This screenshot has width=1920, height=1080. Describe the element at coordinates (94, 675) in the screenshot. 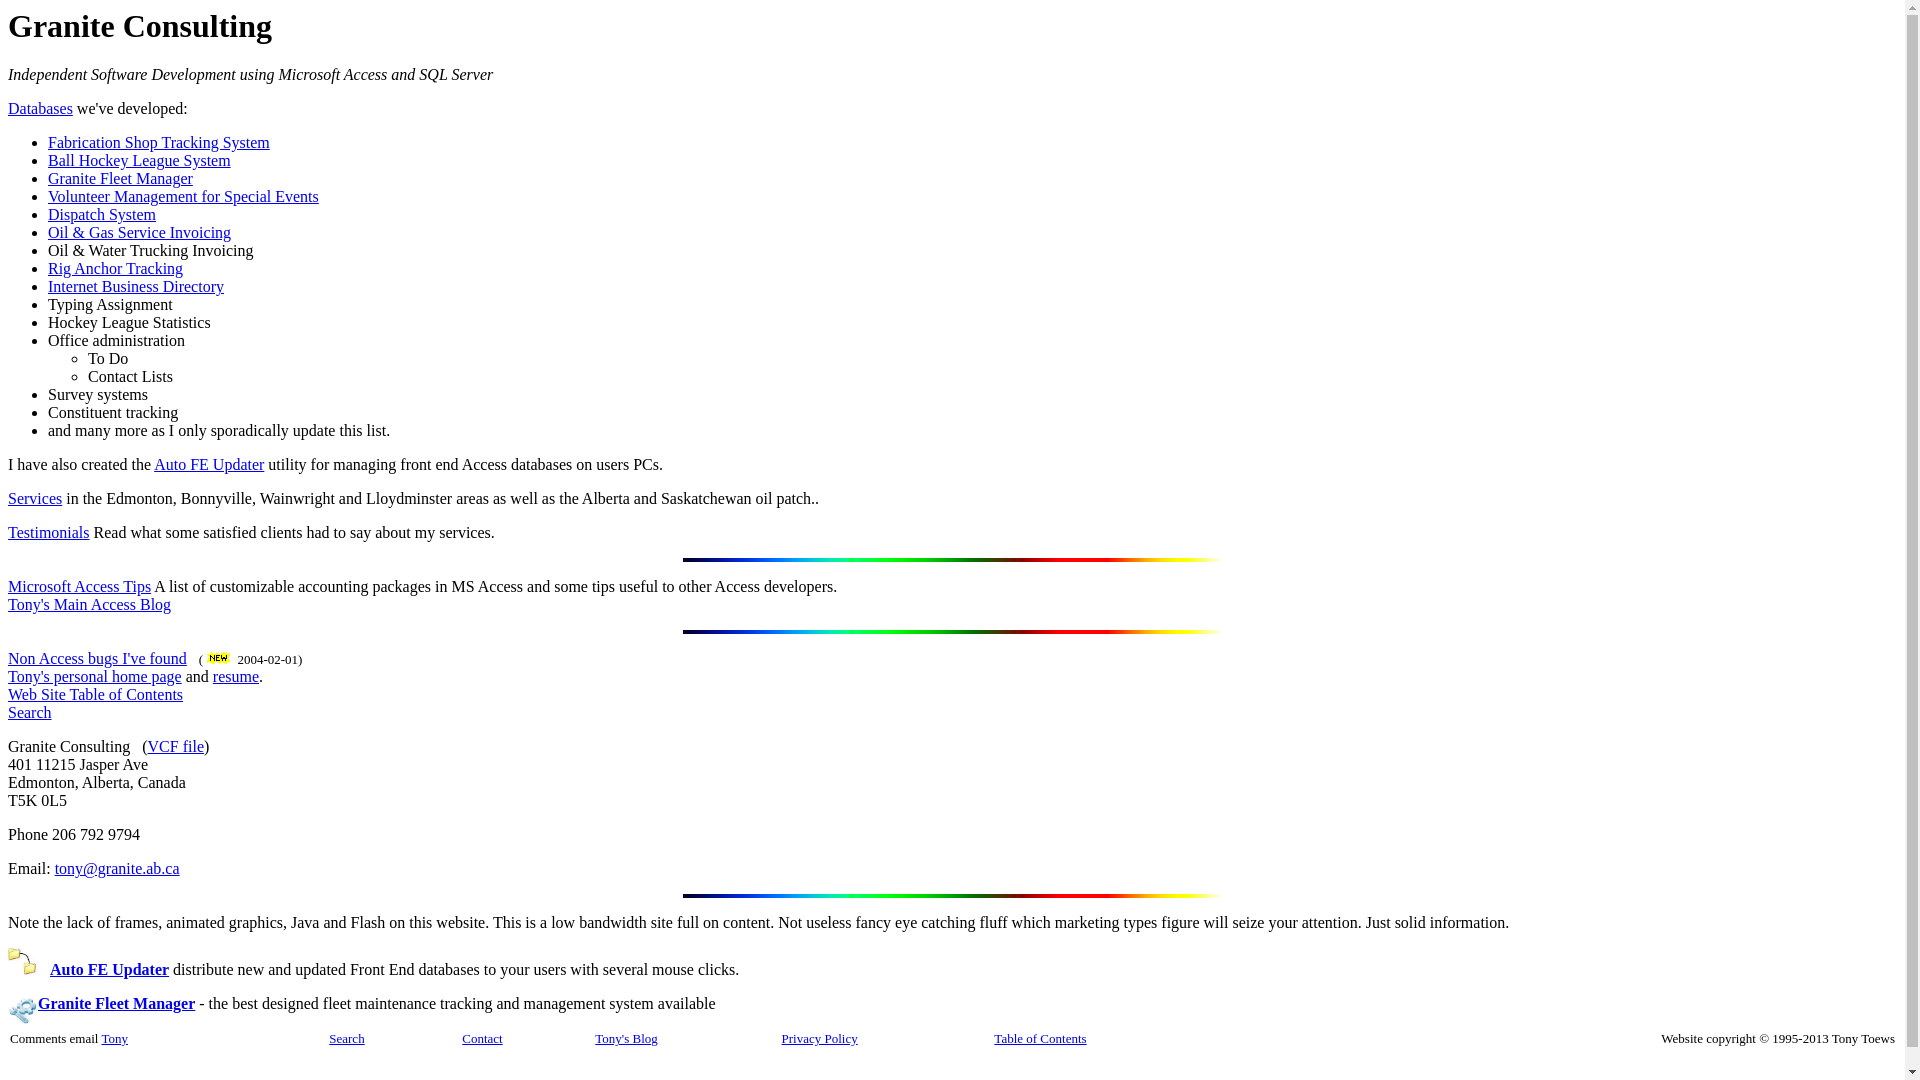

I see `'Tony's personal home page'` at that location.